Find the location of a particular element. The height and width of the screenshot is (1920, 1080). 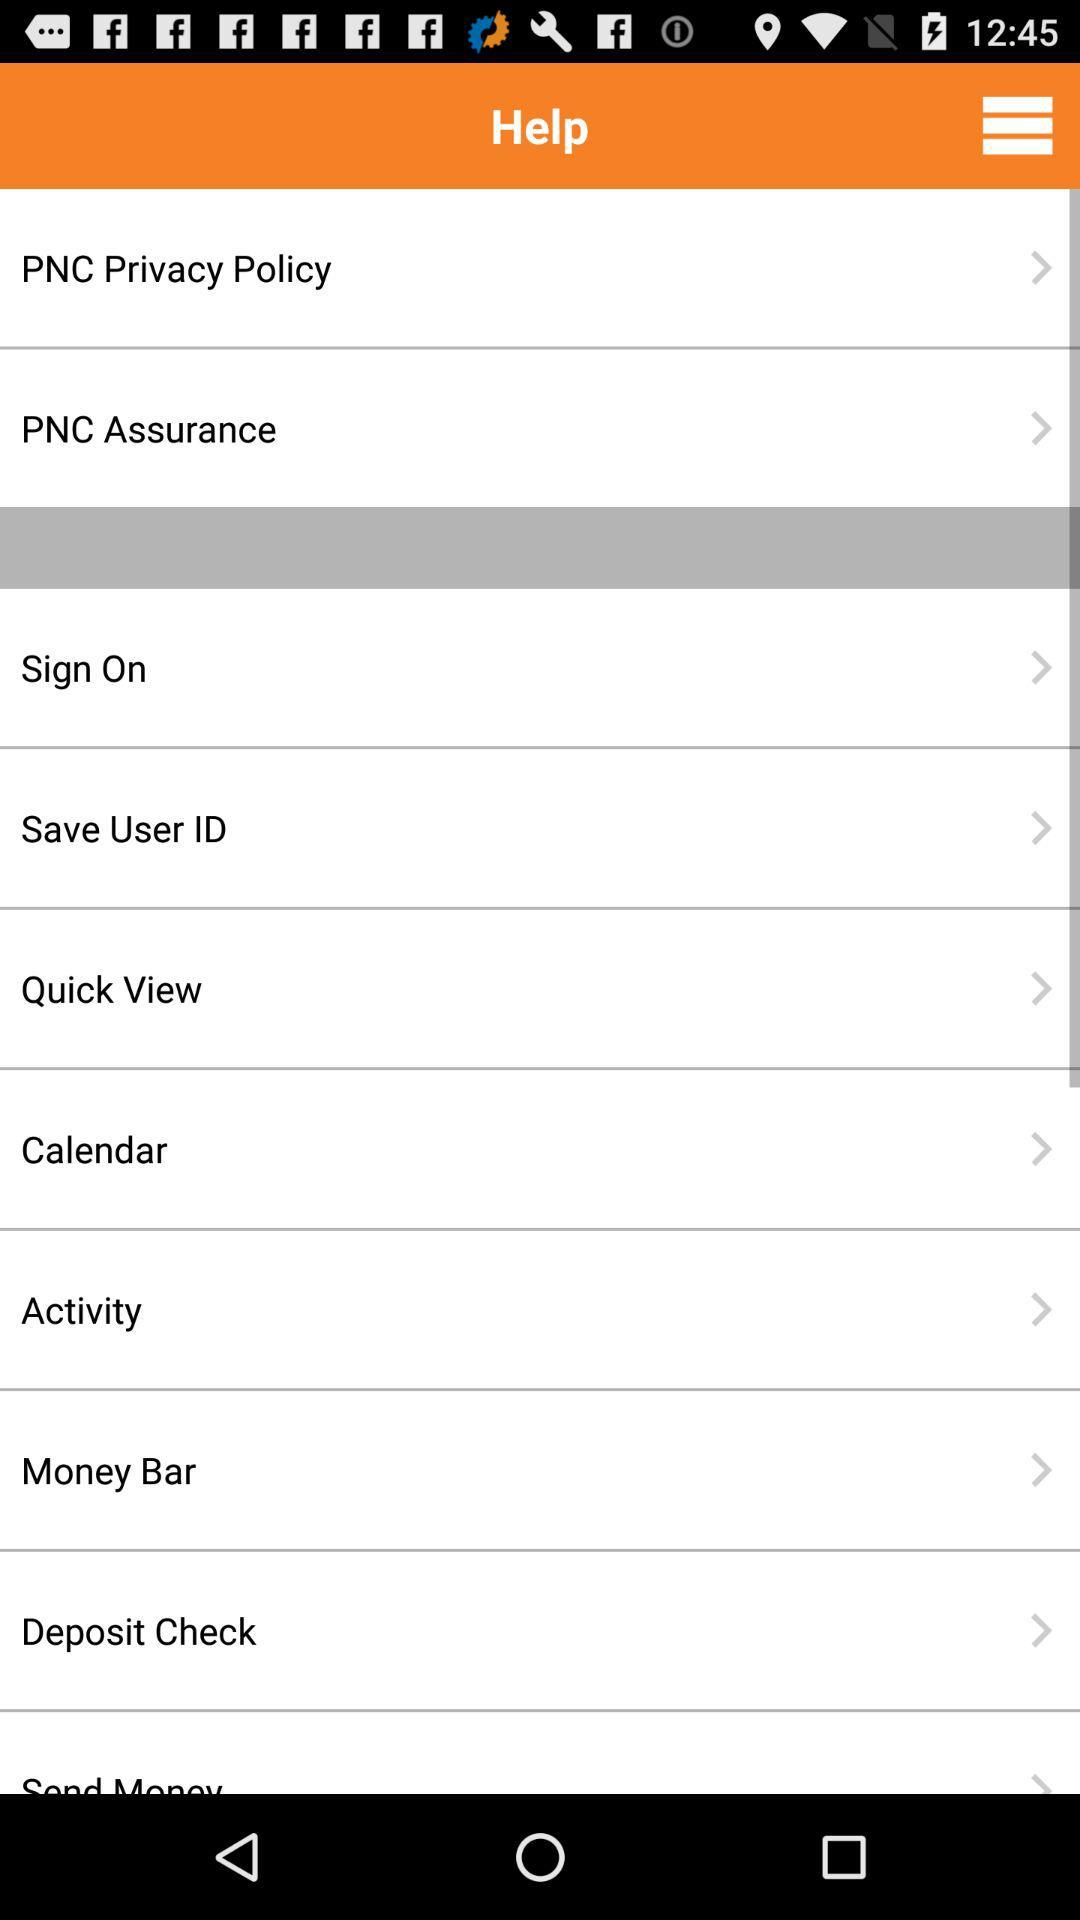

the item next to the pnc privacy policy item is located at coordinates (1040, 266).